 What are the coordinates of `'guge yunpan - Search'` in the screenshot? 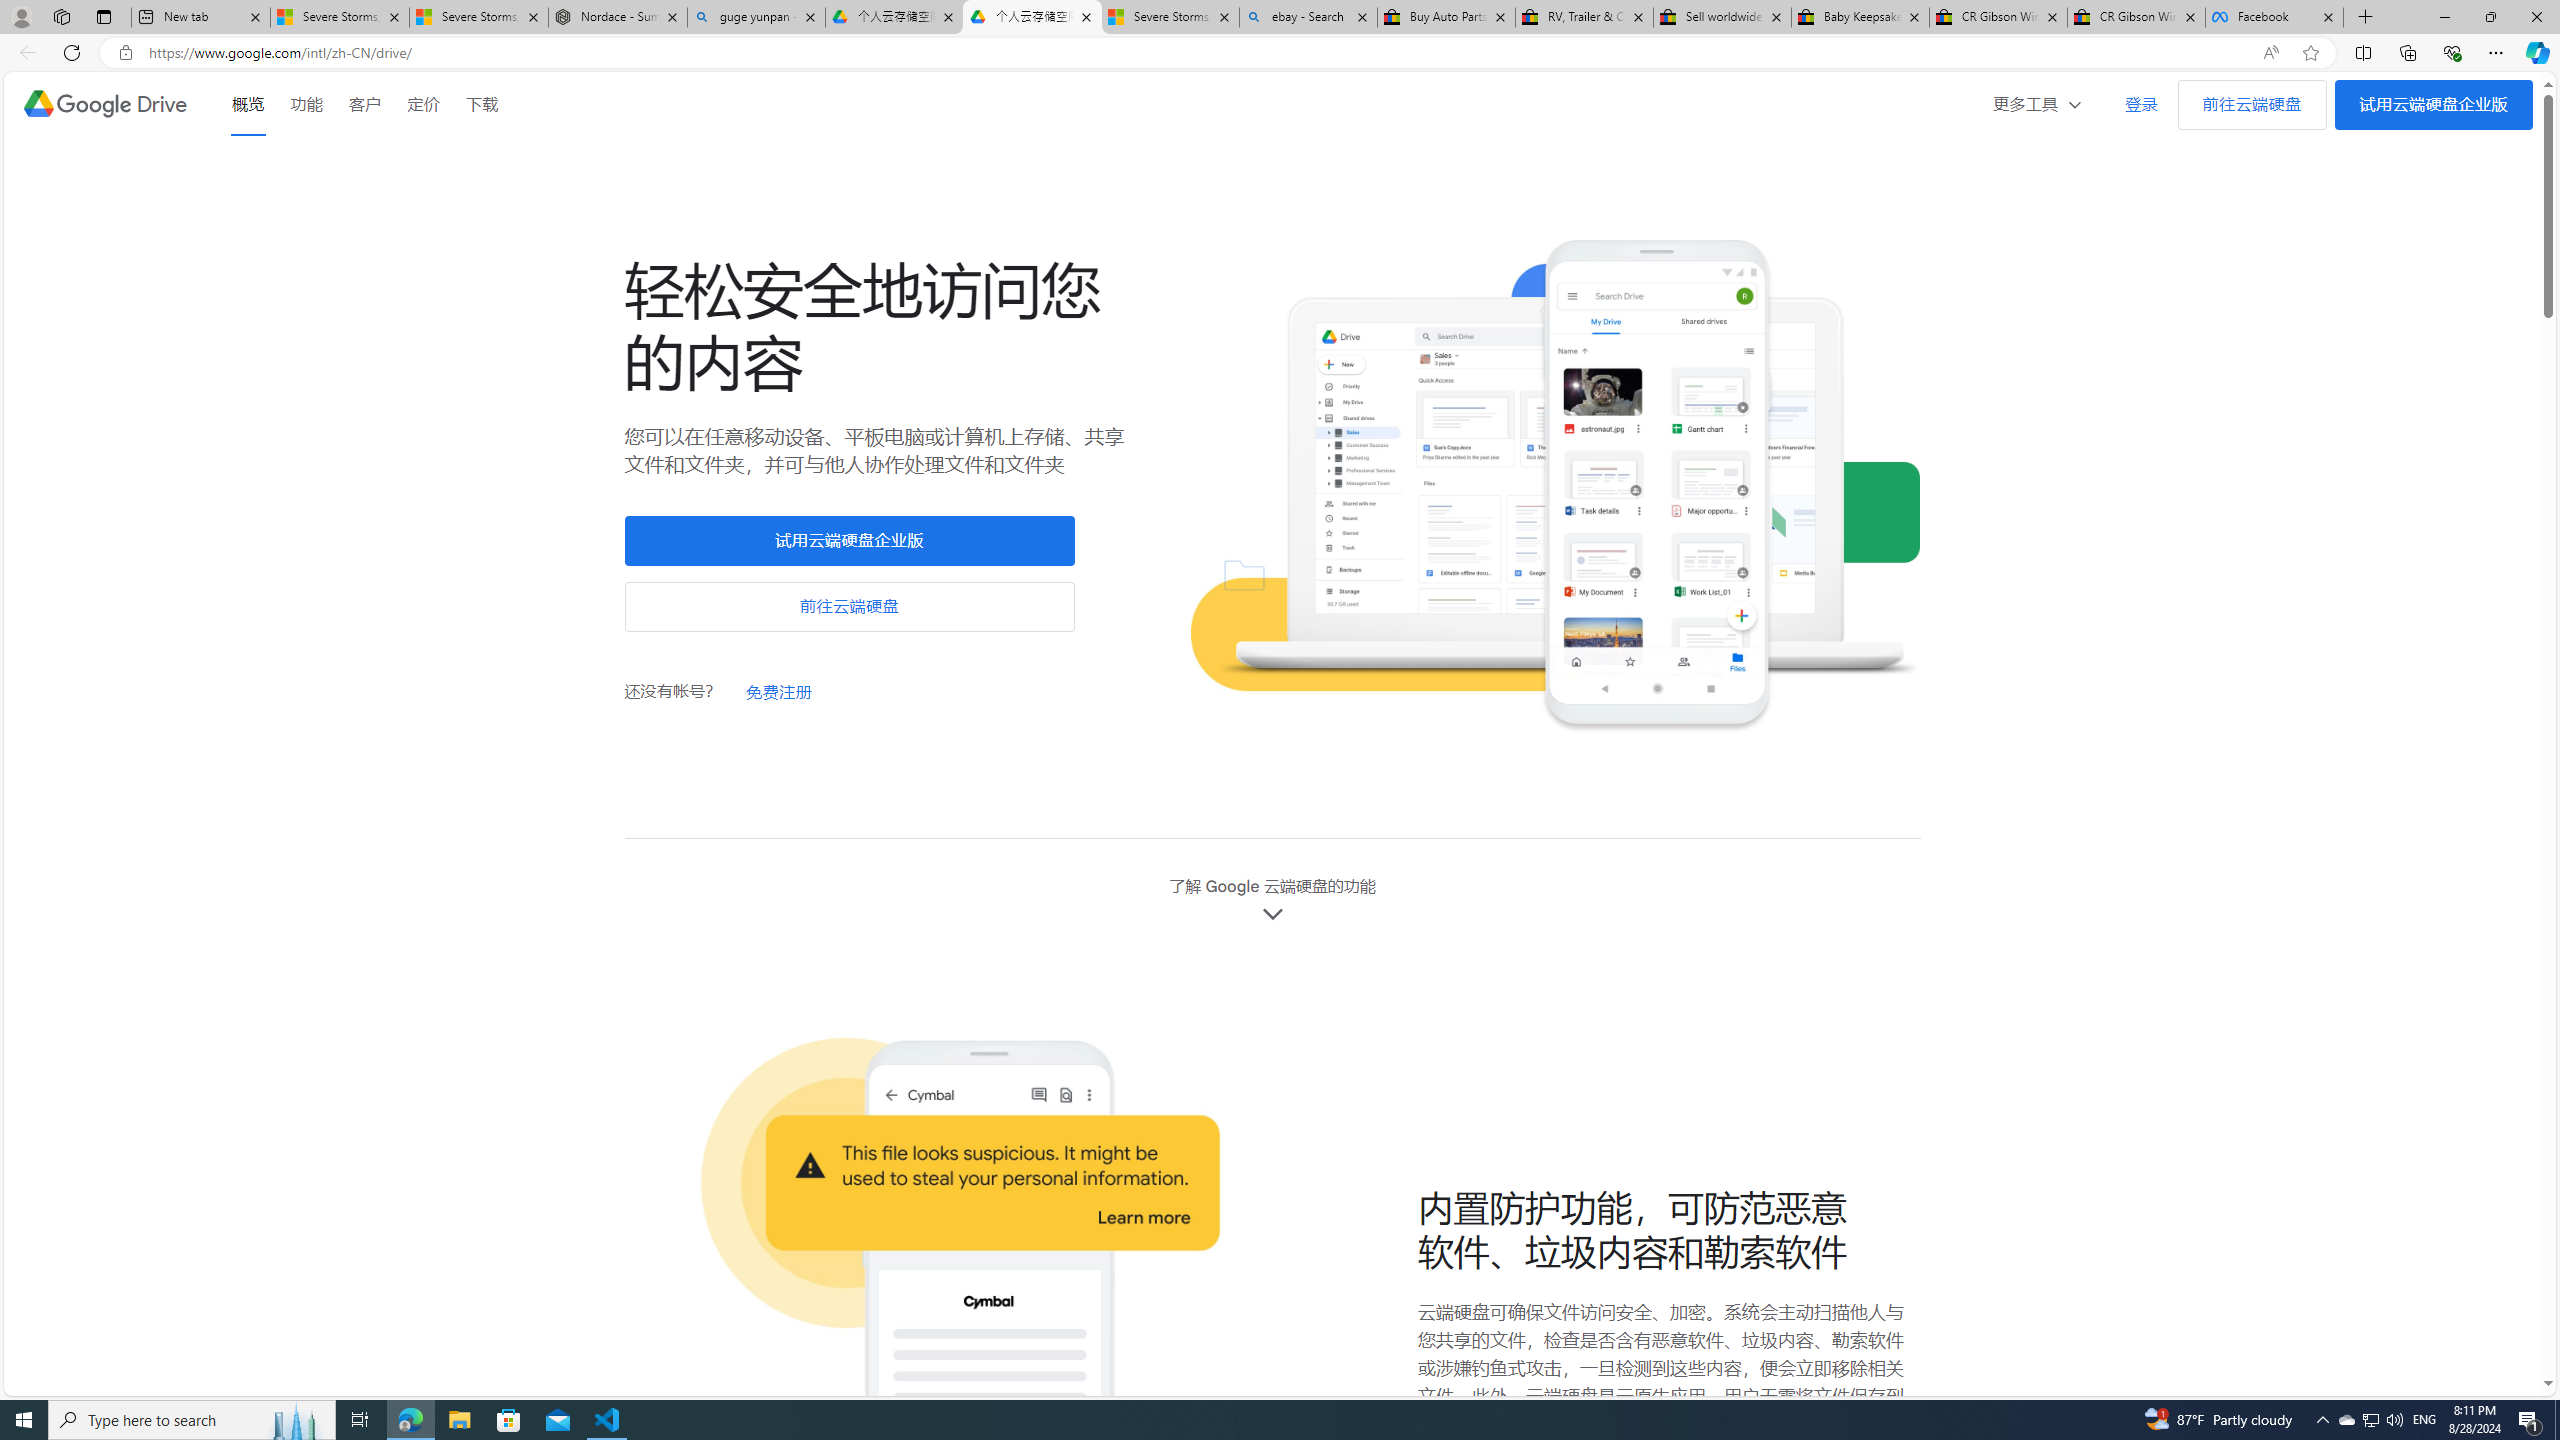 It's located at (755, 16).